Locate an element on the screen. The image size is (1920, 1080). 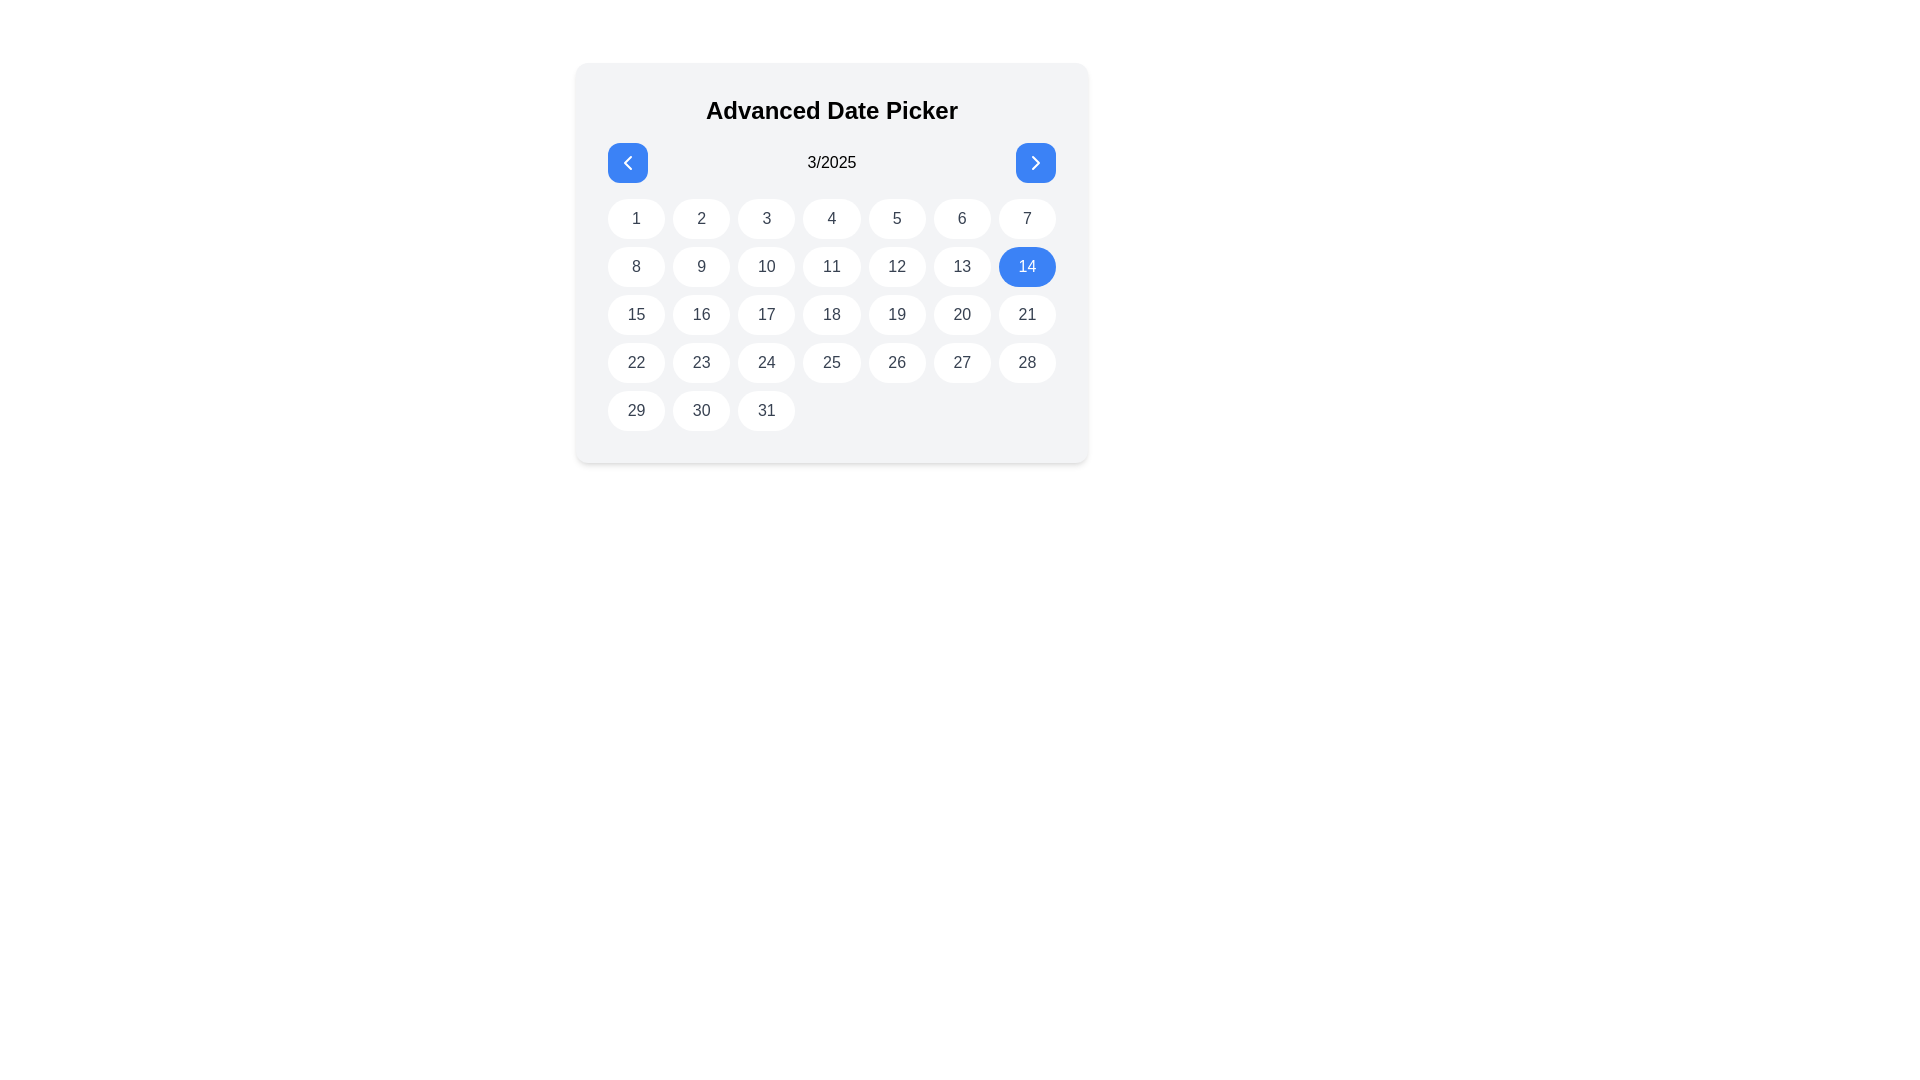
the circular button with a white background and the number '15' in dark gray text is located at coordinates (635, 315).